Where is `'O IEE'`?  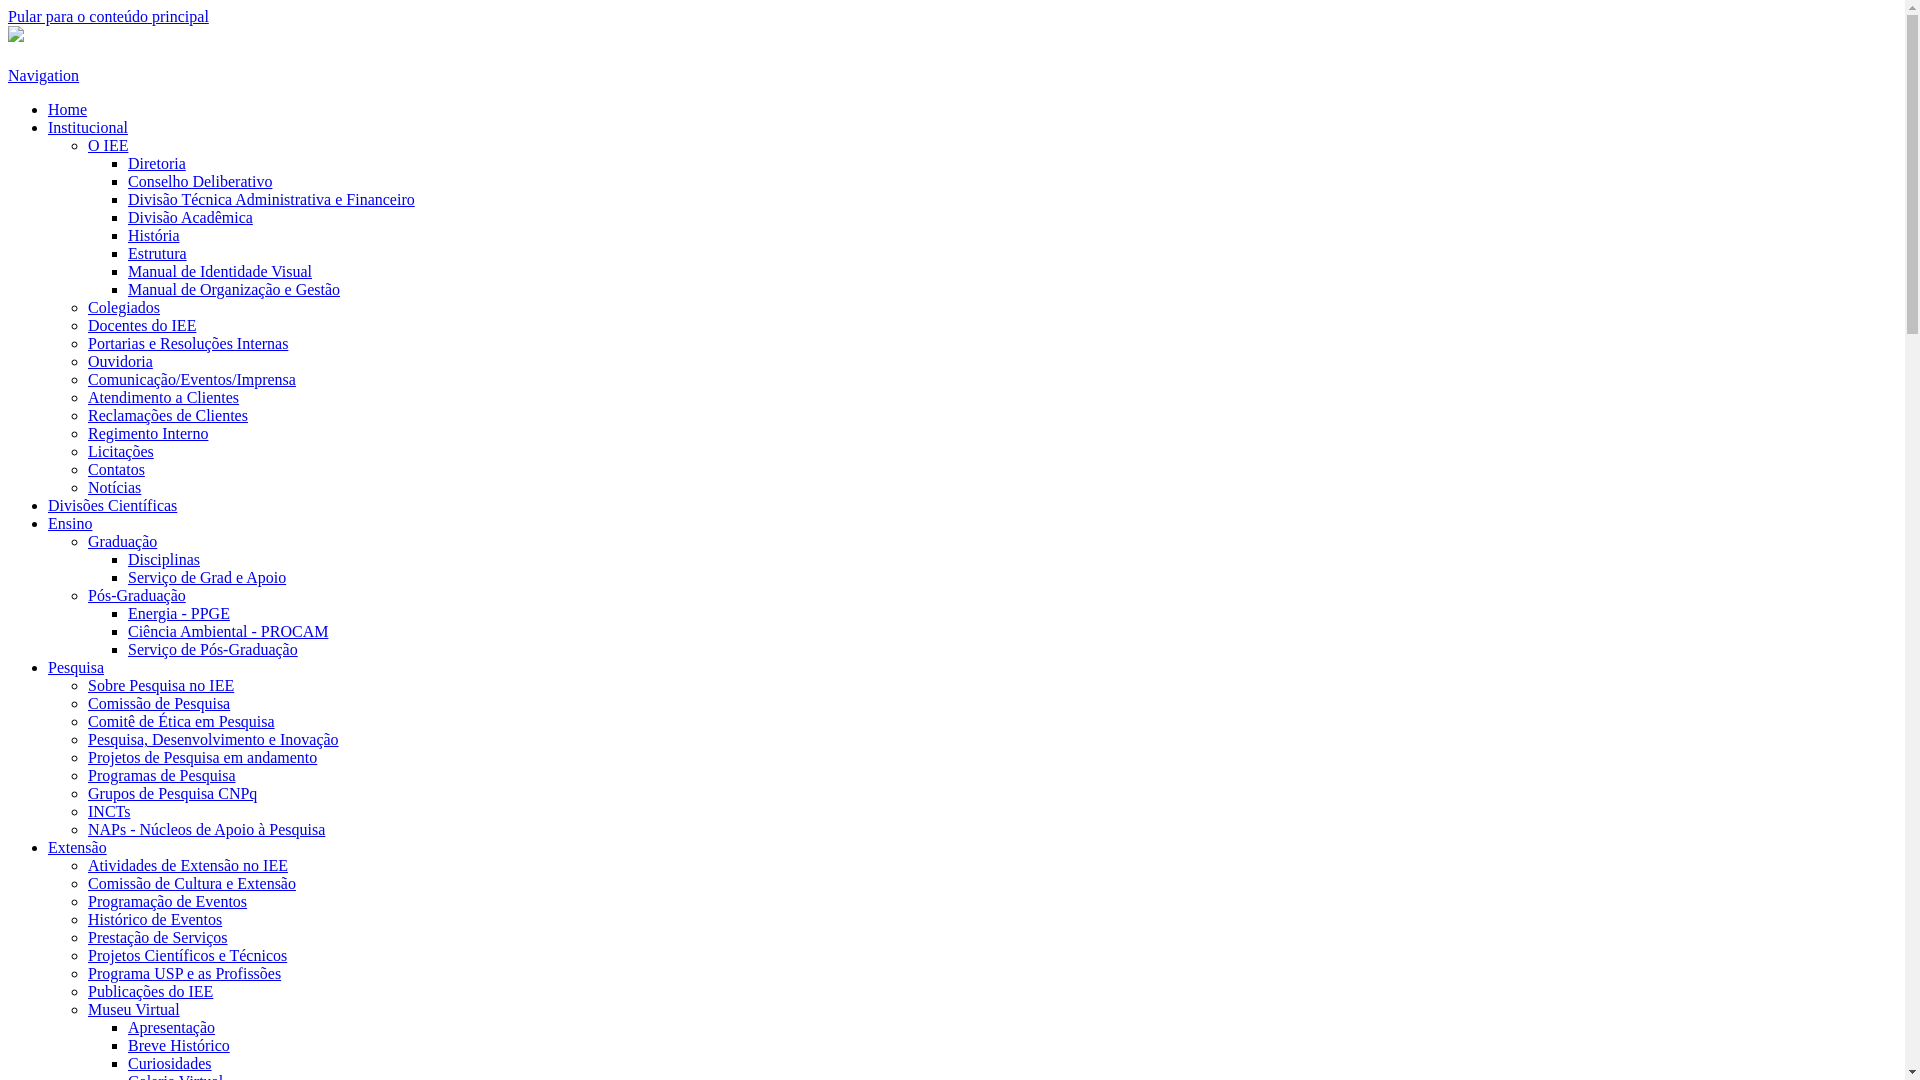
'O IEE' is located at coordinates (106, 144).